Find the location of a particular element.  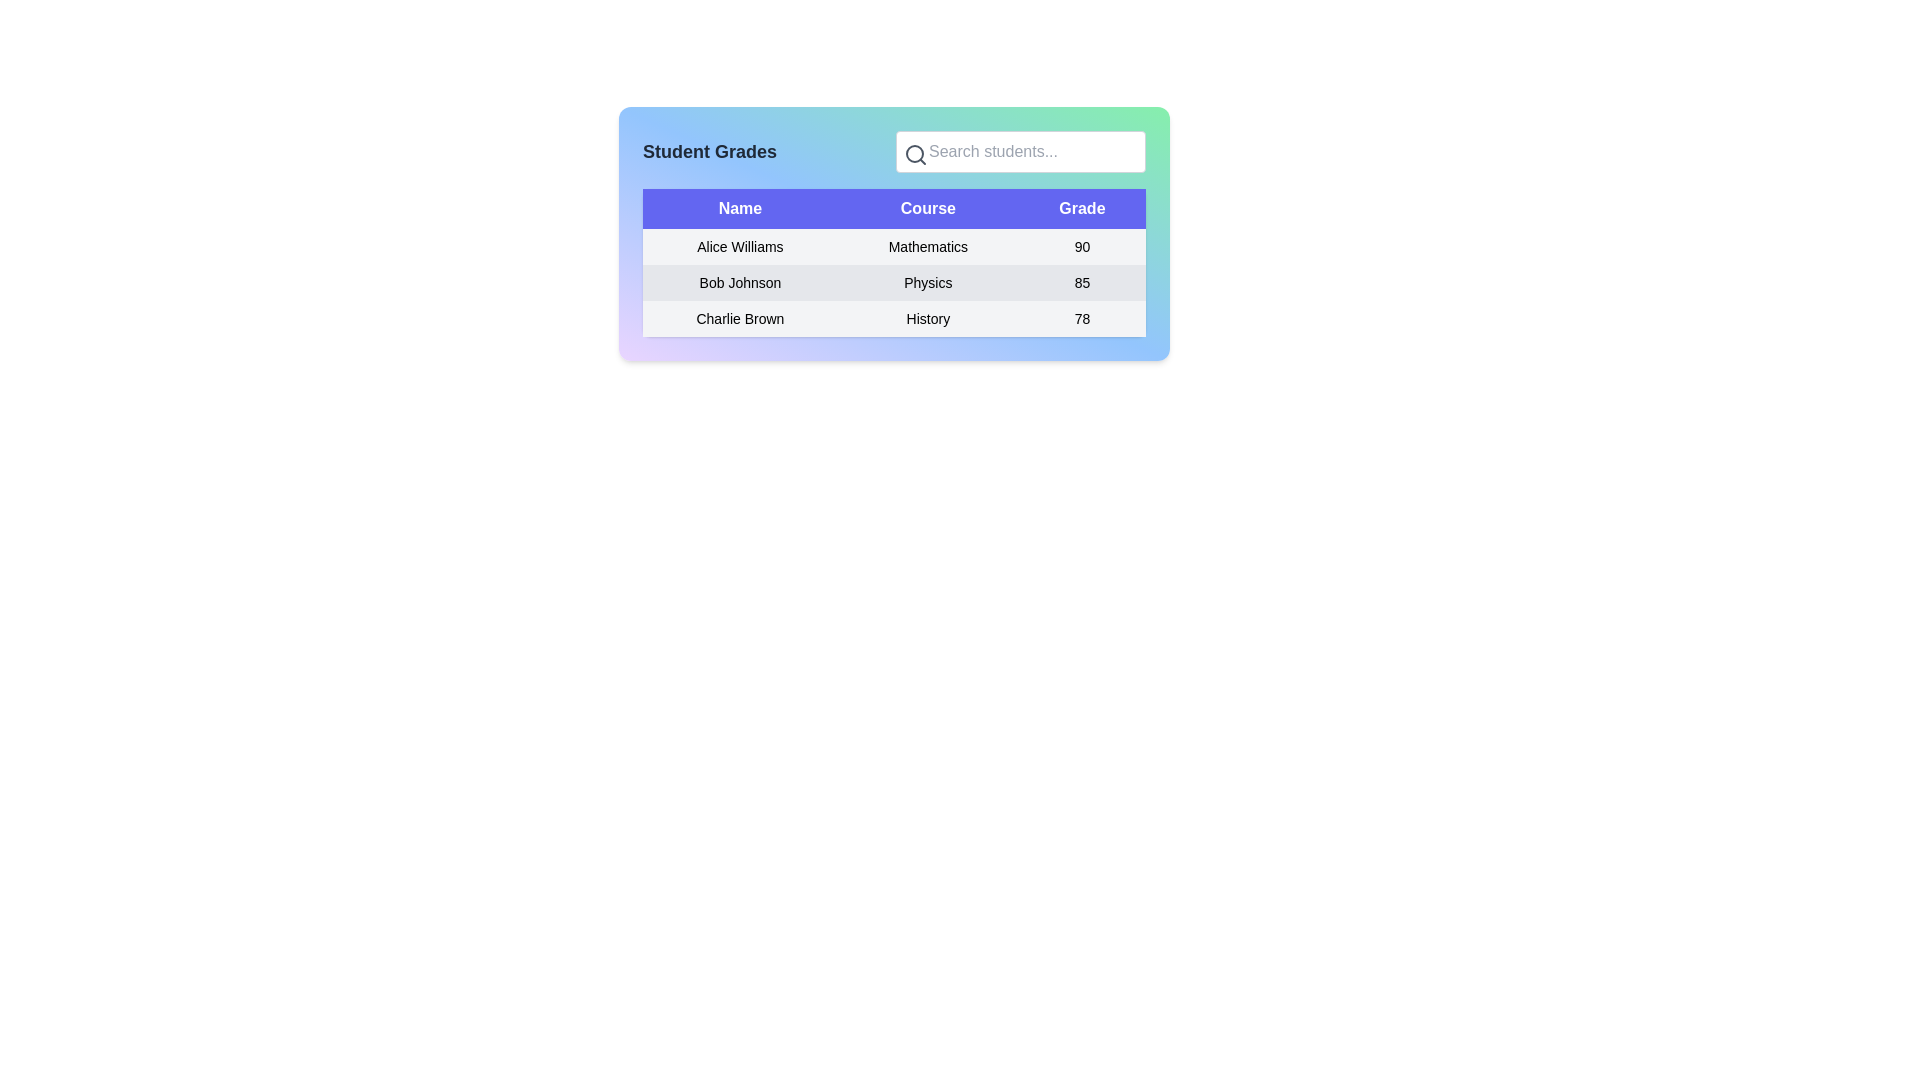

the numerical grade display element (78) for student 'Charlie Brown' in the 'History' course, located in the bottom row of the table under the 'Grade' column is located at coordinates (1081, 318).